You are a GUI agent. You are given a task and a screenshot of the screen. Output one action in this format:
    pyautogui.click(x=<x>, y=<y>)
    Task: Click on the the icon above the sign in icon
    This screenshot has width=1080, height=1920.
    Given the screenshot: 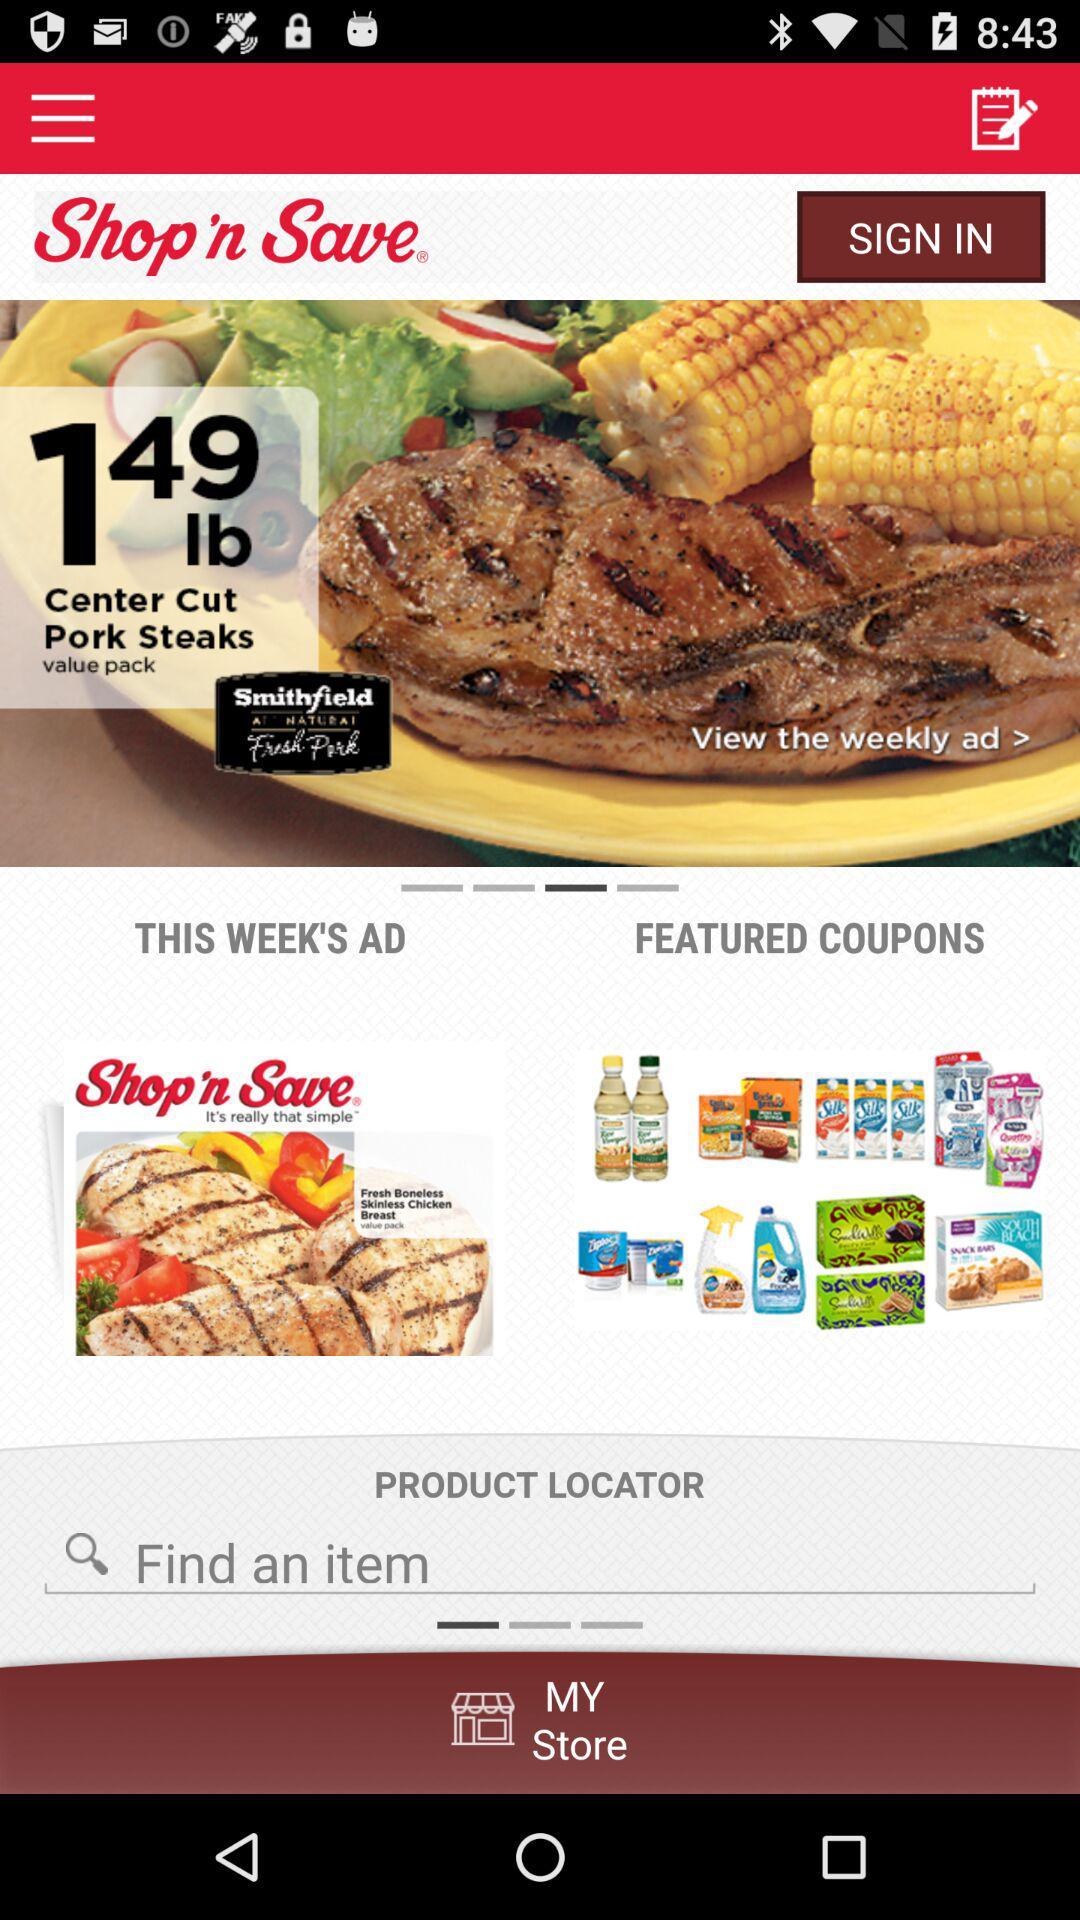 What is the action you would take?
    pyautogui.click(x=1003, y=117)
    